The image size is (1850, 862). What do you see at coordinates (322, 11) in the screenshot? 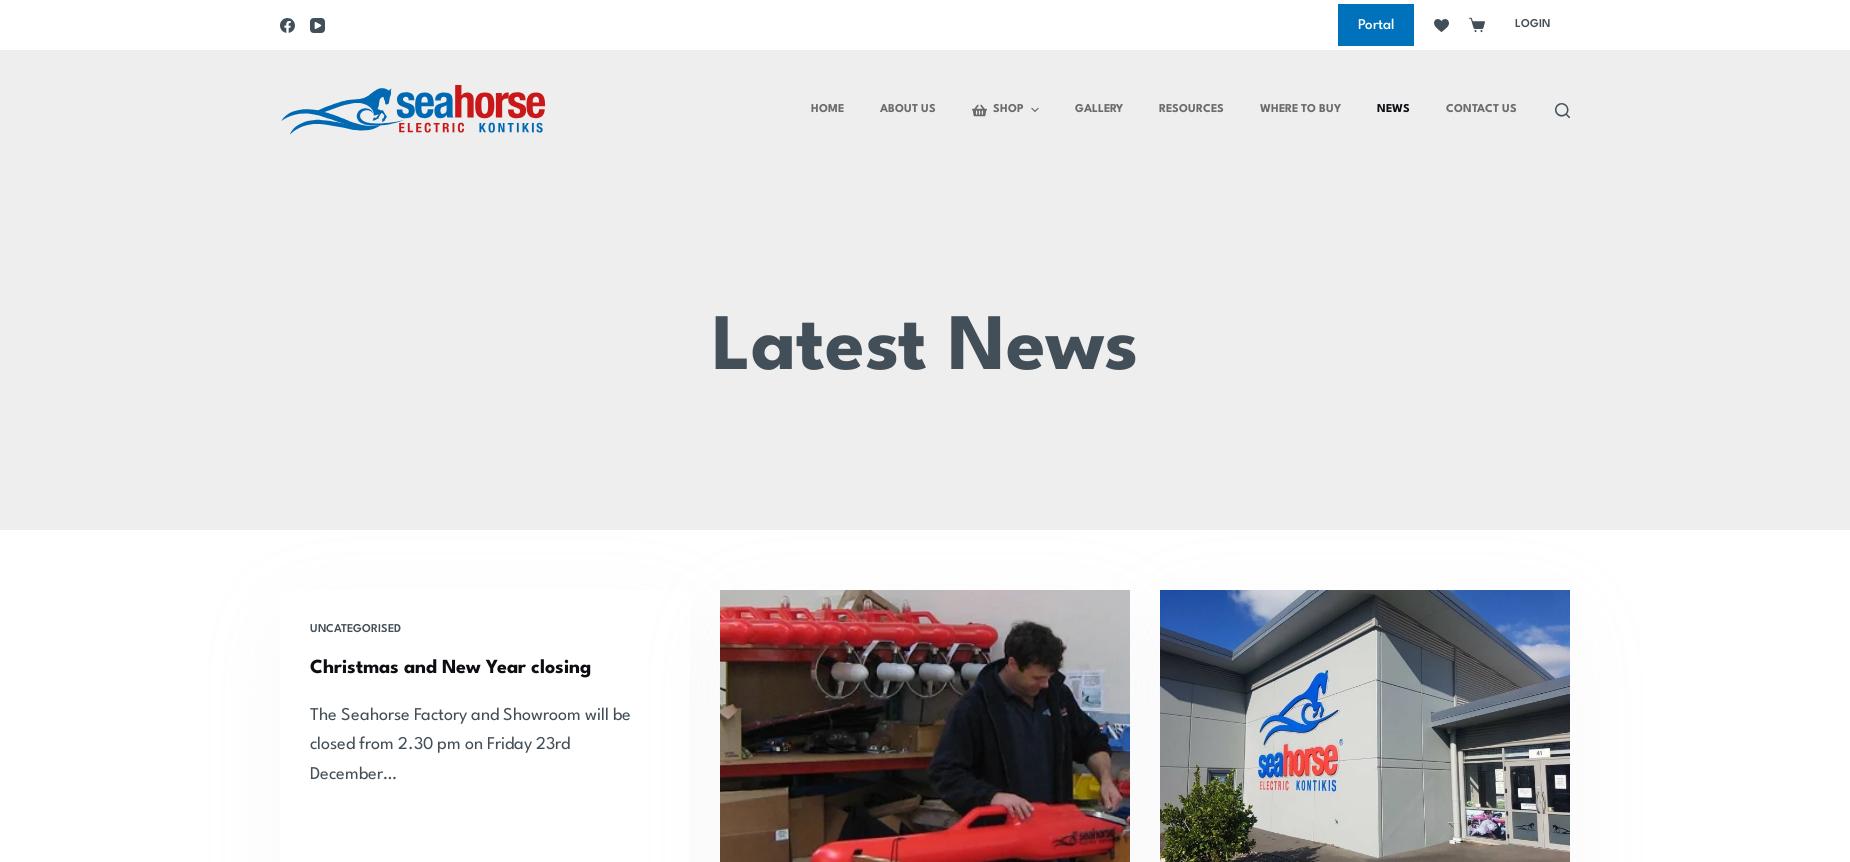
I see `'Trace & Tackle'` at bounding box center [322, 11].